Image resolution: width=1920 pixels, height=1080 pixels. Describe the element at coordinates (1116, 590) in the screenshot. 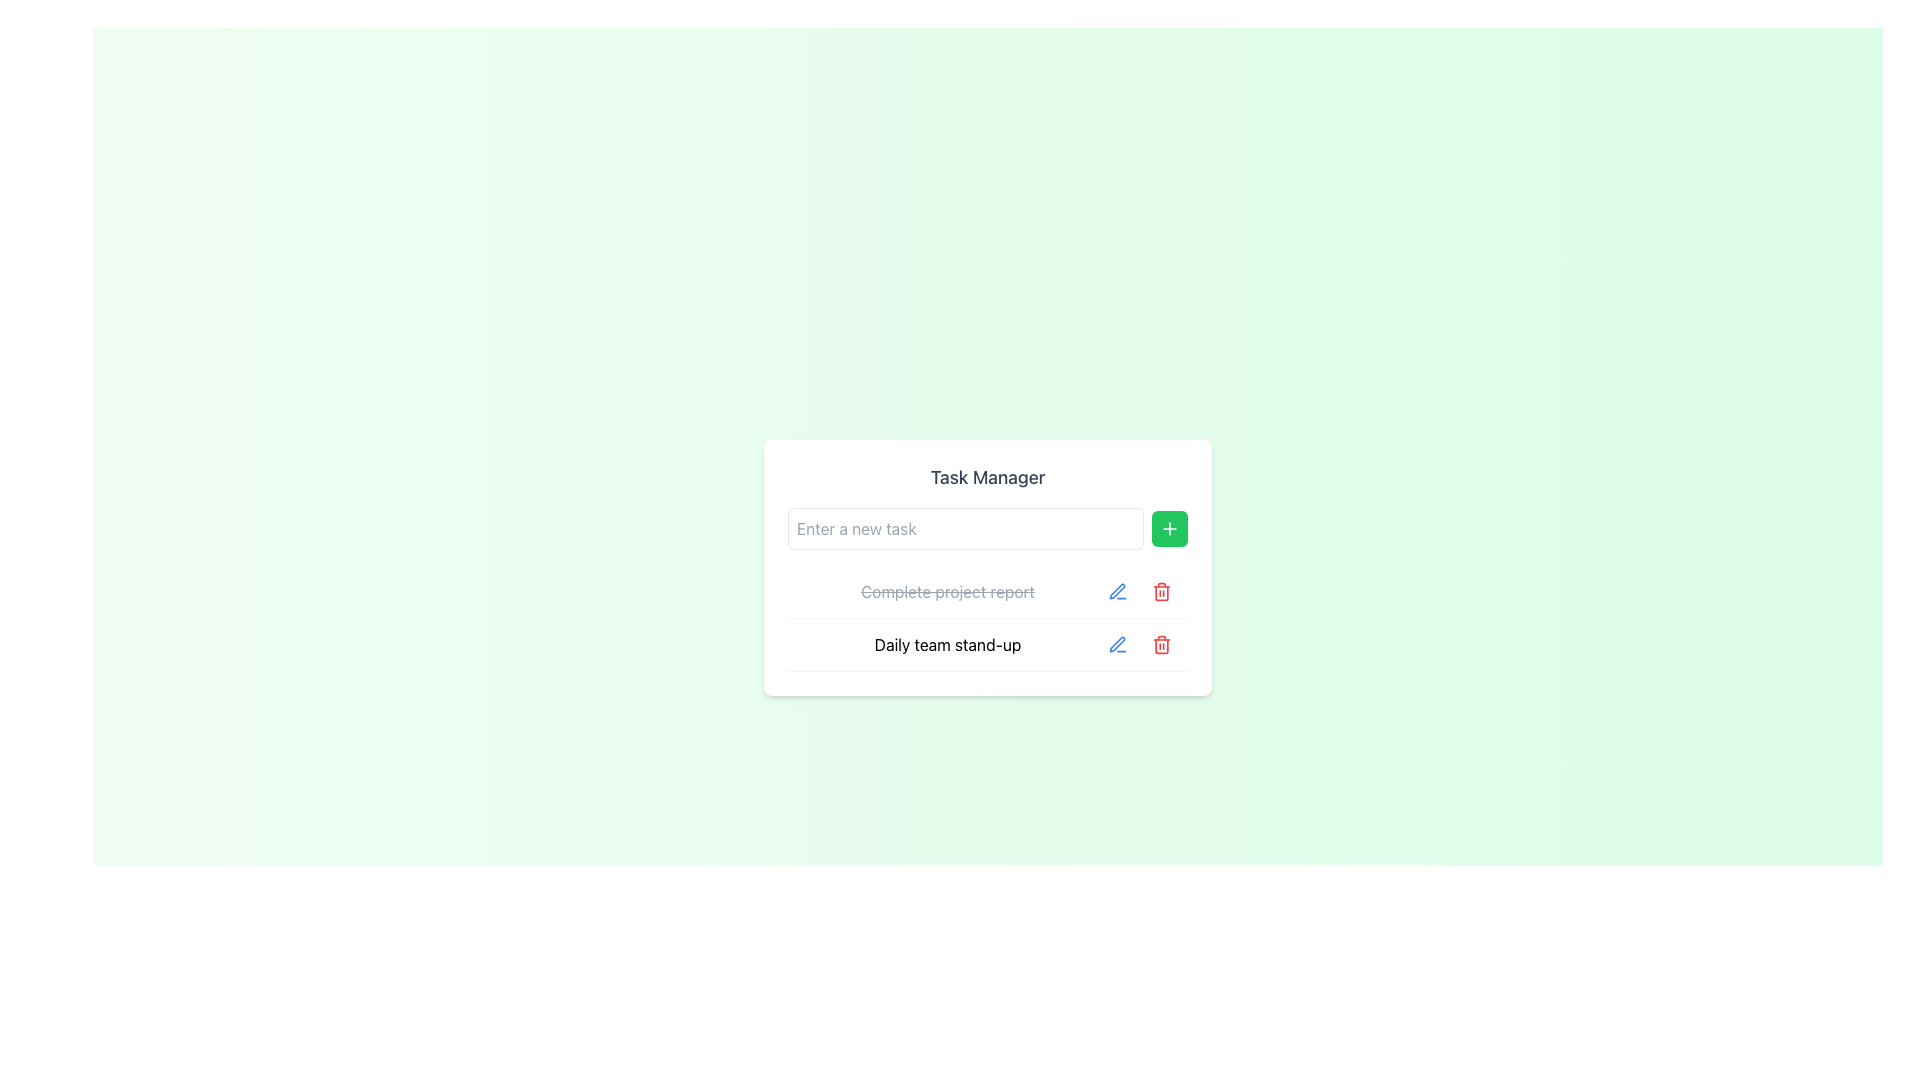

I see `the pen icon located to the right of the 'Daily team stand-up' text line in the lower task entry of the Task Manager panel` at that location.